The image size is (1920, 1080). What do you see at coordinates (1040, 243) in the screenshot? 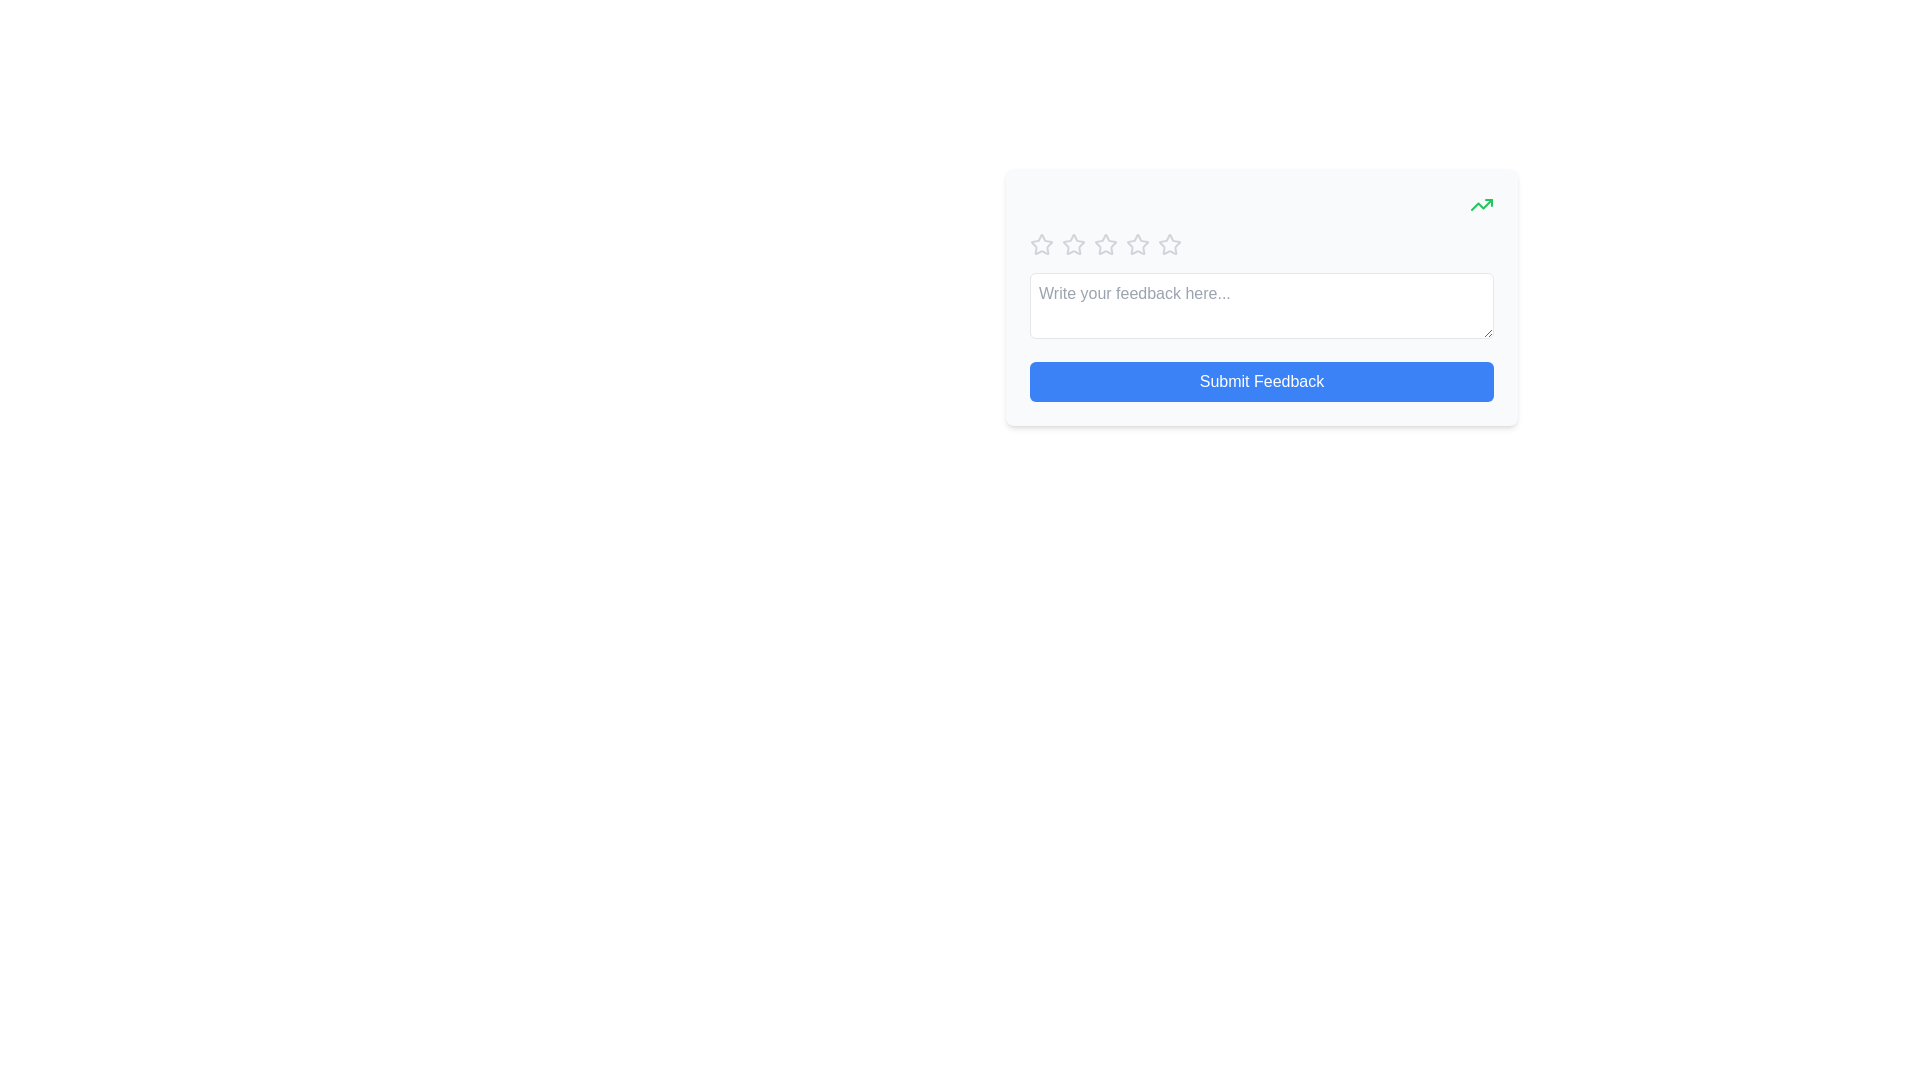
I see `the leftmost star icon in the horizontal group of five` at bounding box center [1040, 243].